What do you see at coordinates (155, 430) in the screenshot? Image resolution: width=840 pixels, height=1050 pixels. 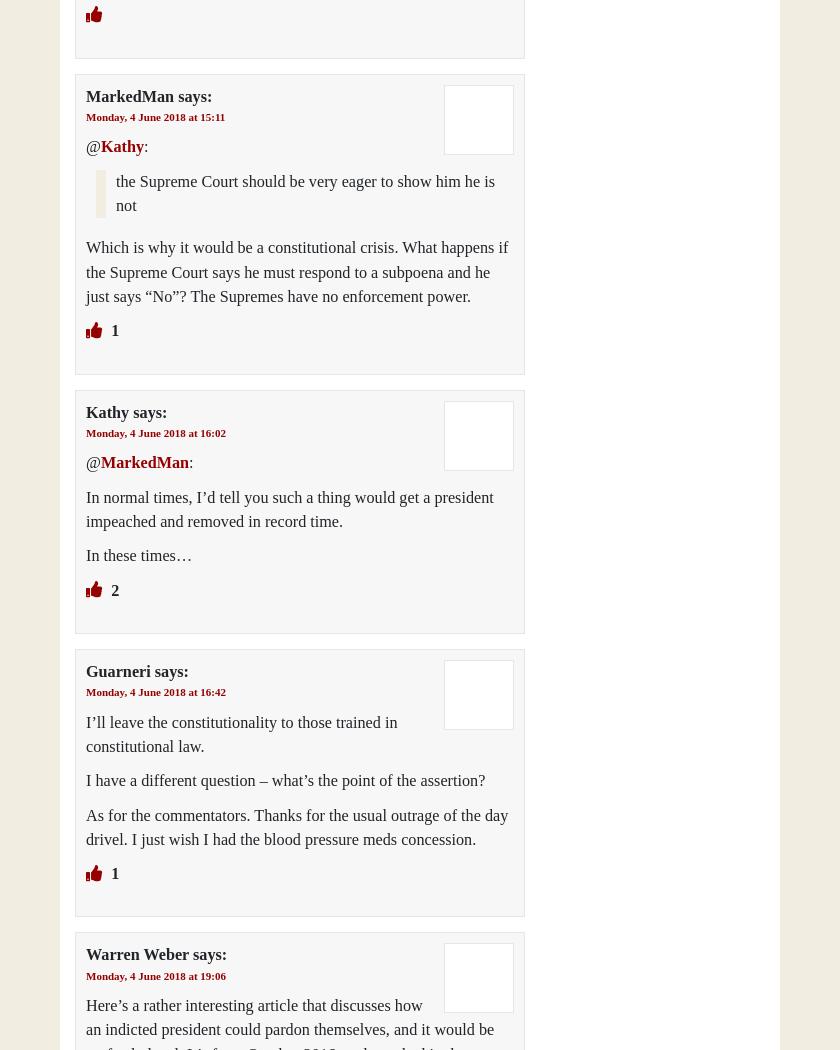 I see `'Monday, 4 June 2018 at 16:02'` at bounding box center [155, 430].